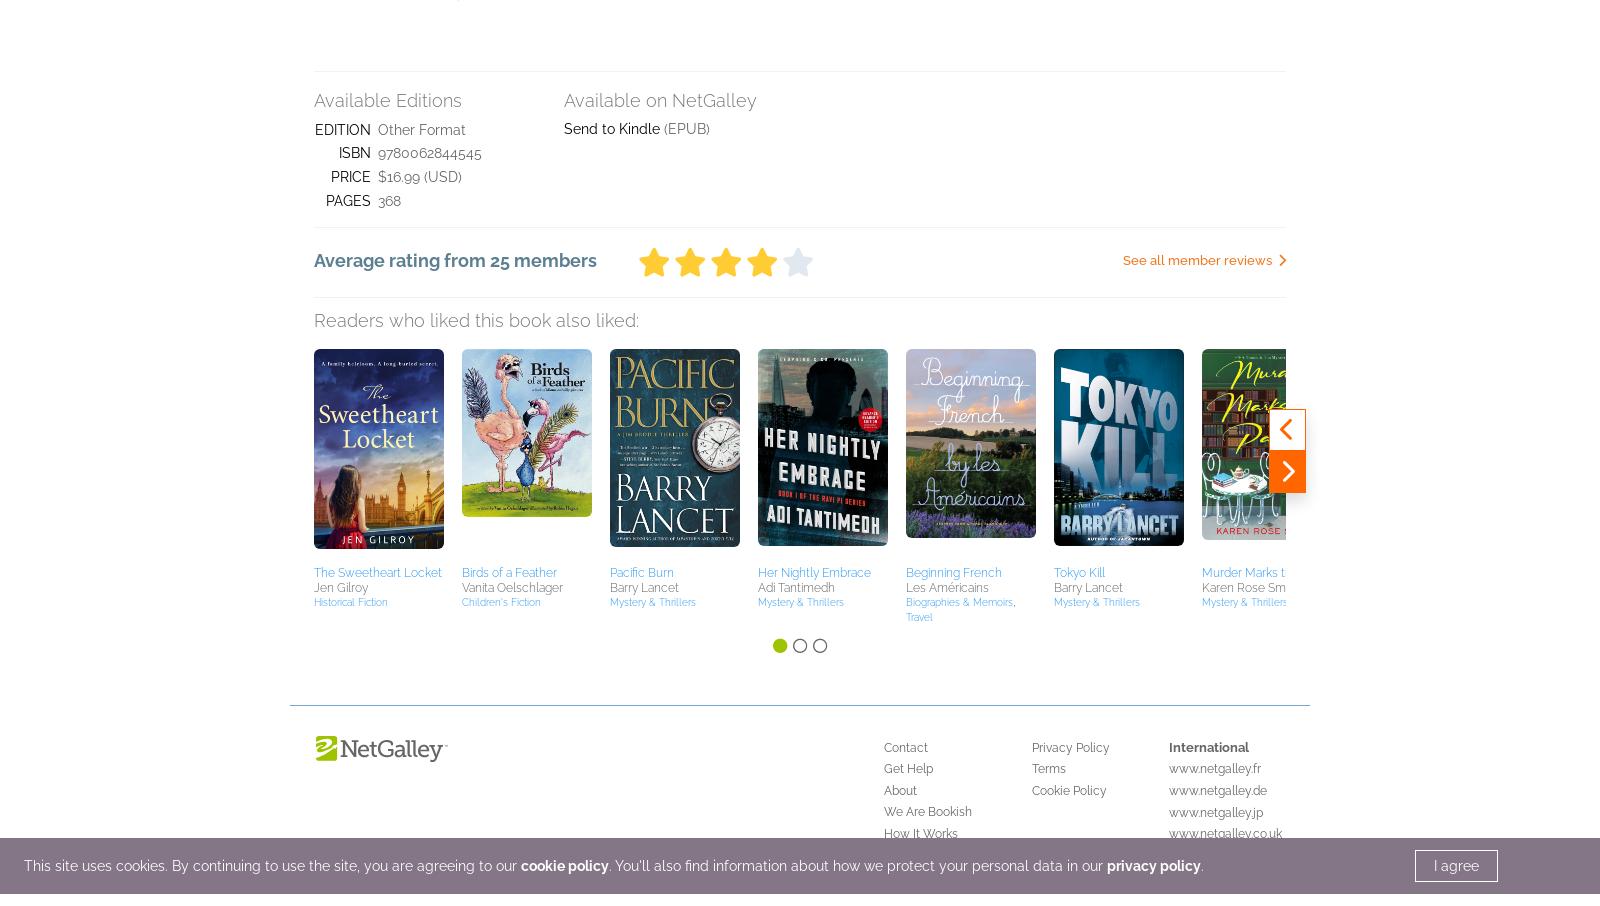  Describe the element at coordinates (1201, 65) in the screenshot. I see `'.'` at that location.